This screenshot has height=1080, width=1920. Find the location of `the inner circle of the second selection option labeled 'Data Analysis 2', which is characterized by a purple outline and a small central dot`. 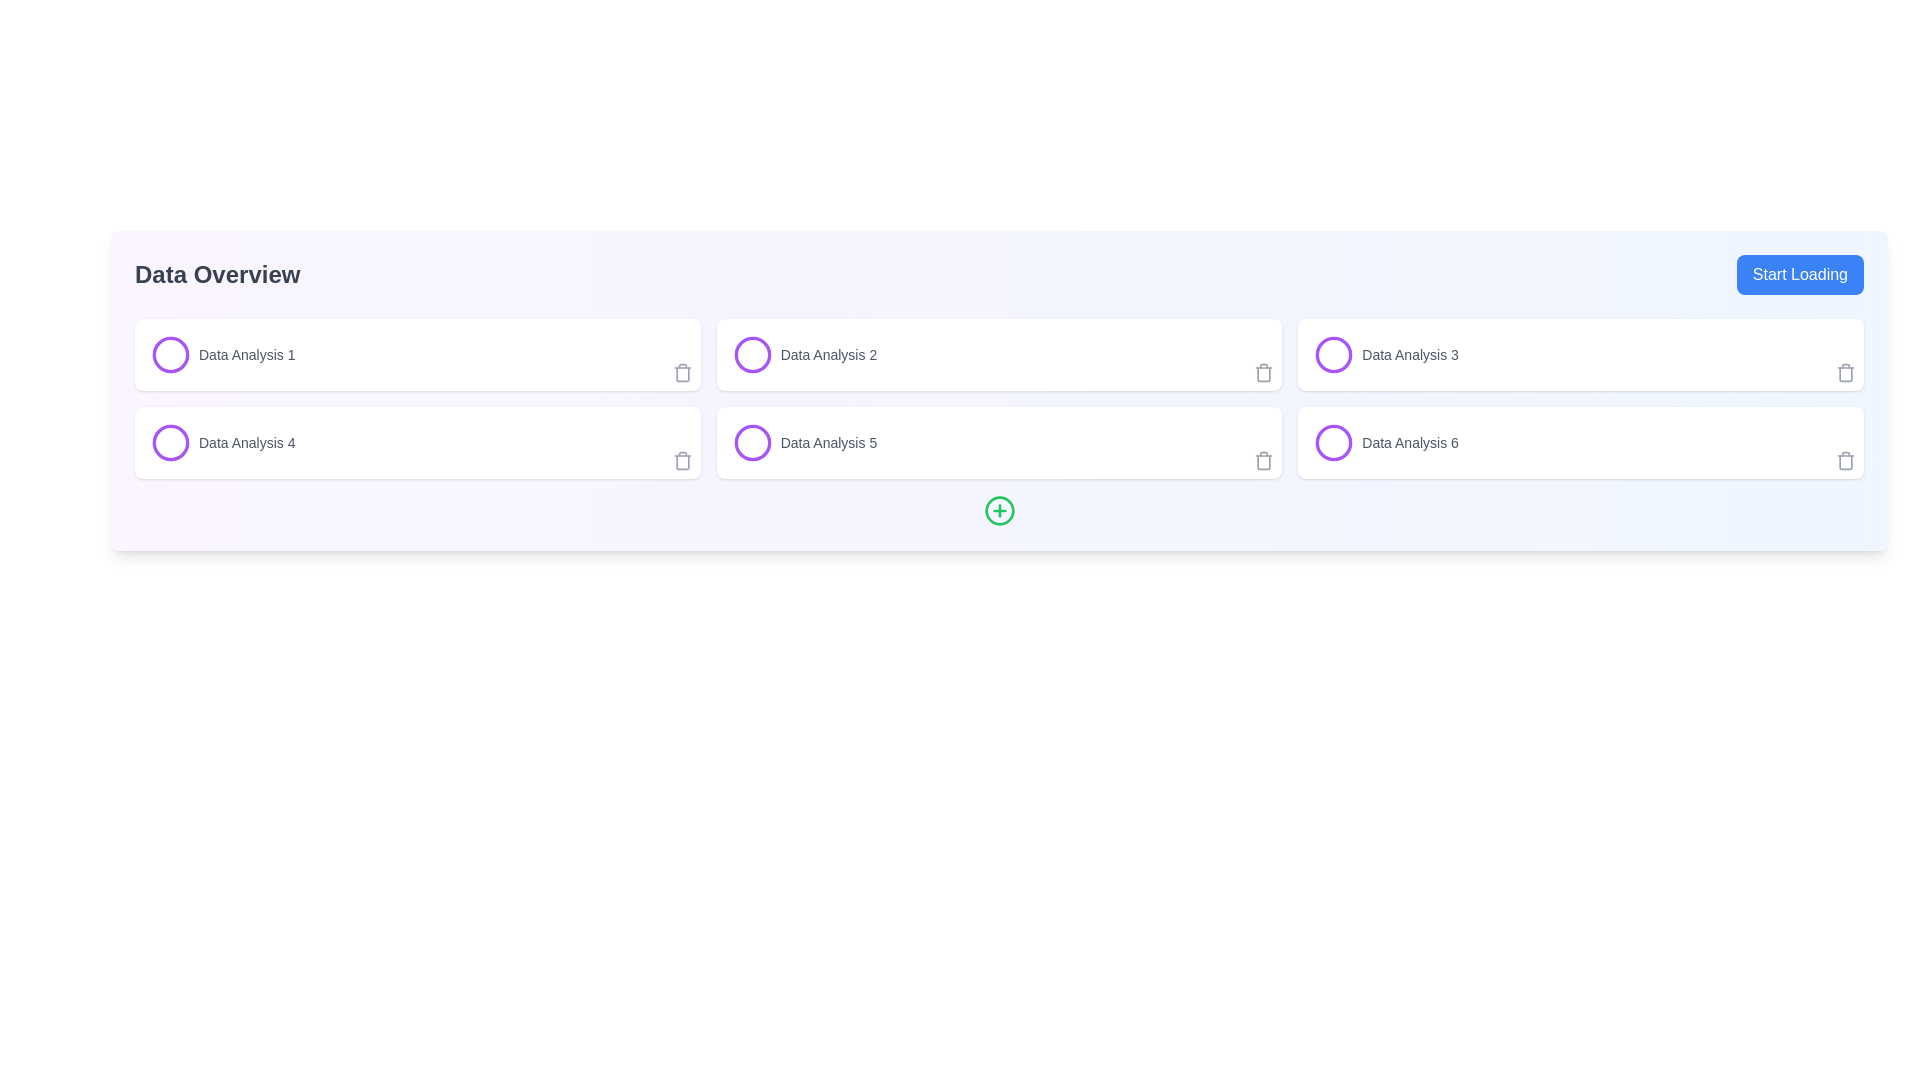

the inner circle of the second selection option labeled 'Data Analysis 2', which is characterized by a purple outline and a small central dot is located at coordinates (751, 353).